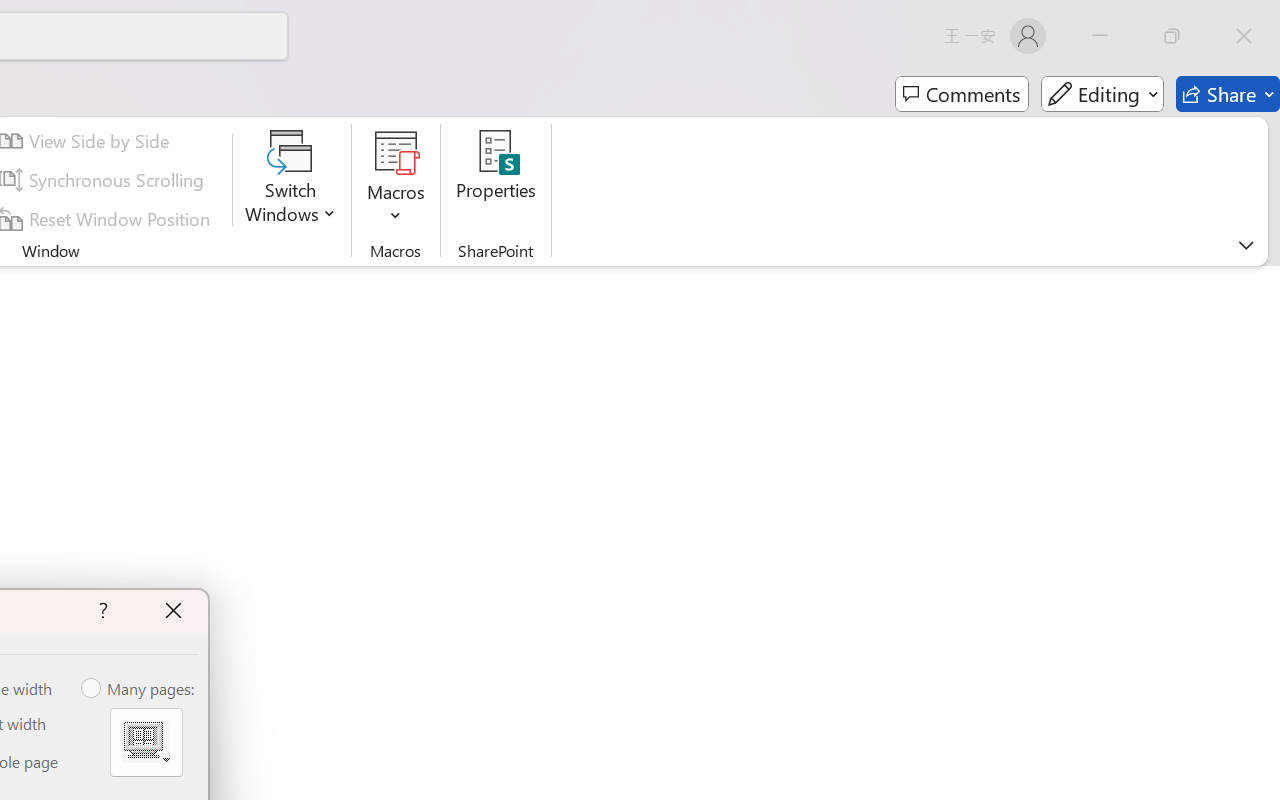 This screenshot has width=1280, height=800. What do you see at coordinates (1259, 201) in the screenshot?
I see `'Translator'` at bounding box center [1259, 201].